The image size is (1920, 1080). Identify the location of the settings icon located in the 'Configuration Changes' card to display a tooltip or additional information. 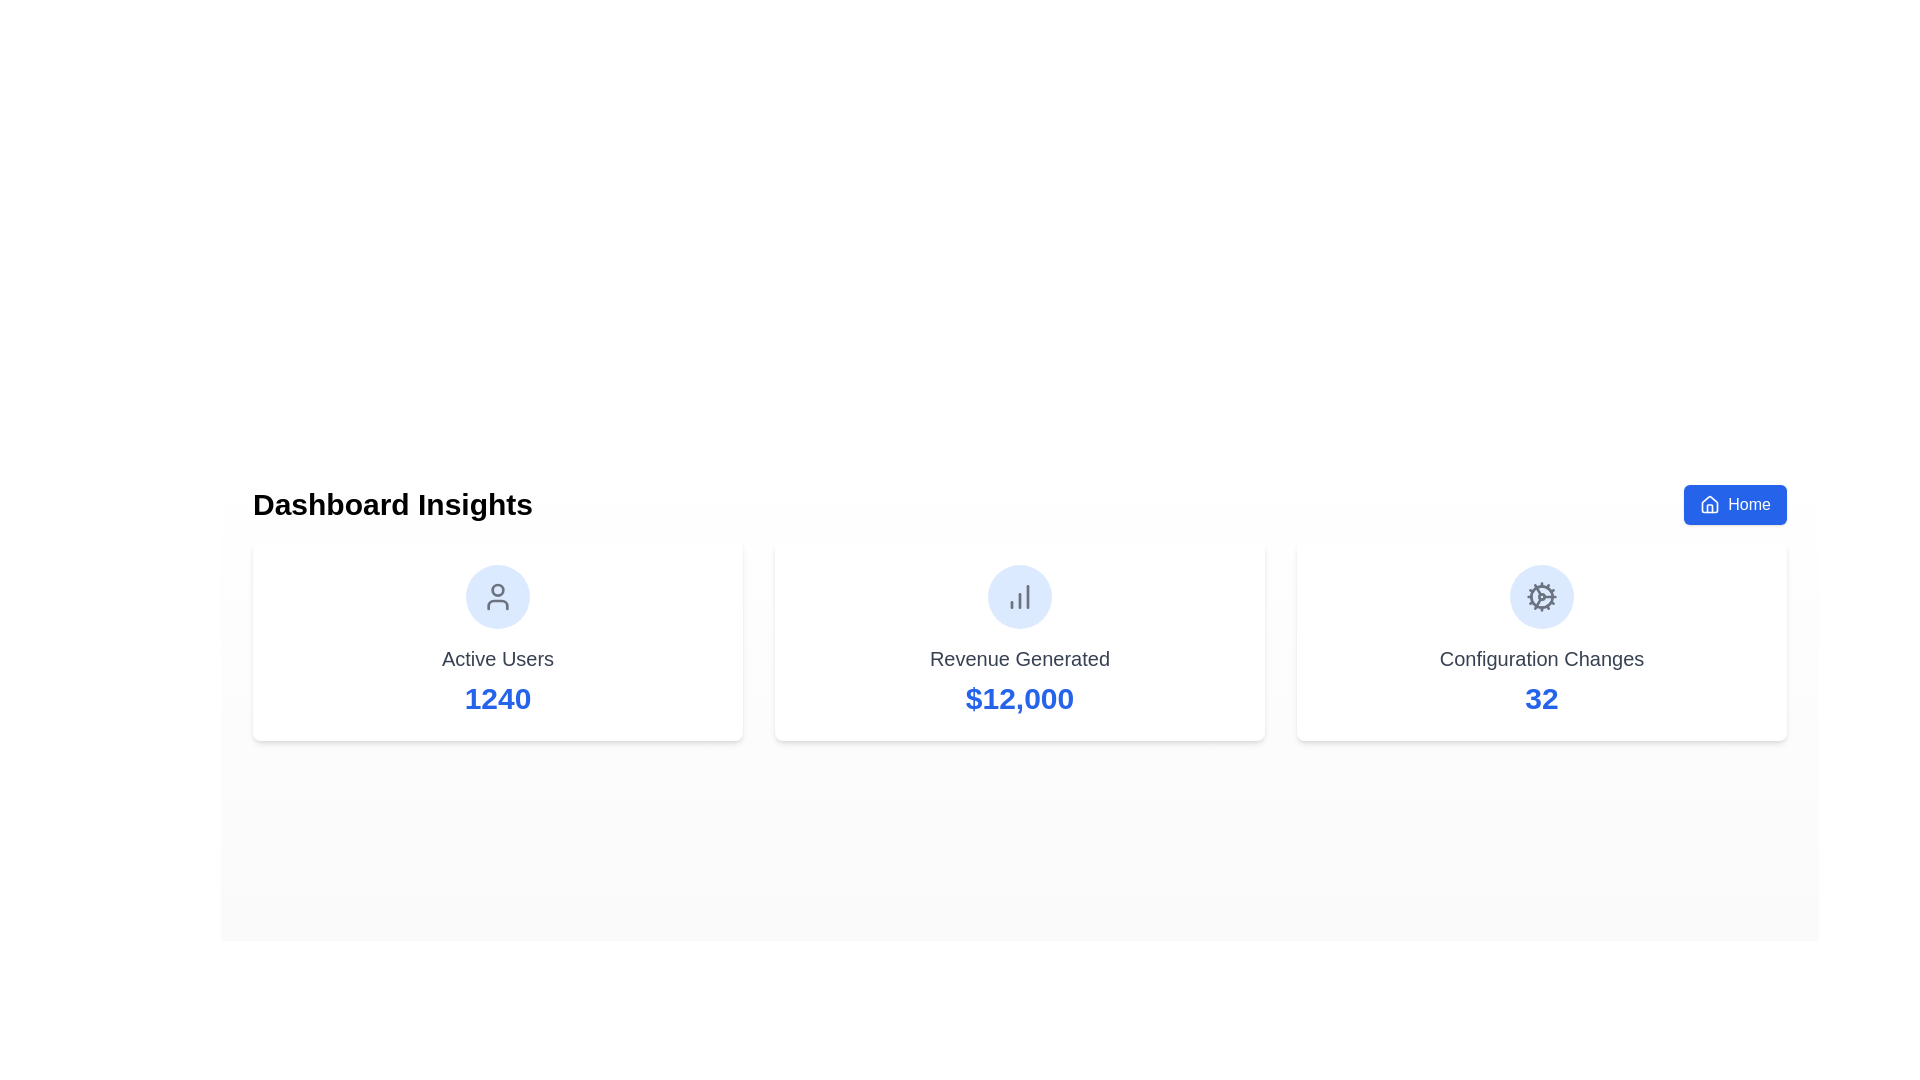
(1540, 596).